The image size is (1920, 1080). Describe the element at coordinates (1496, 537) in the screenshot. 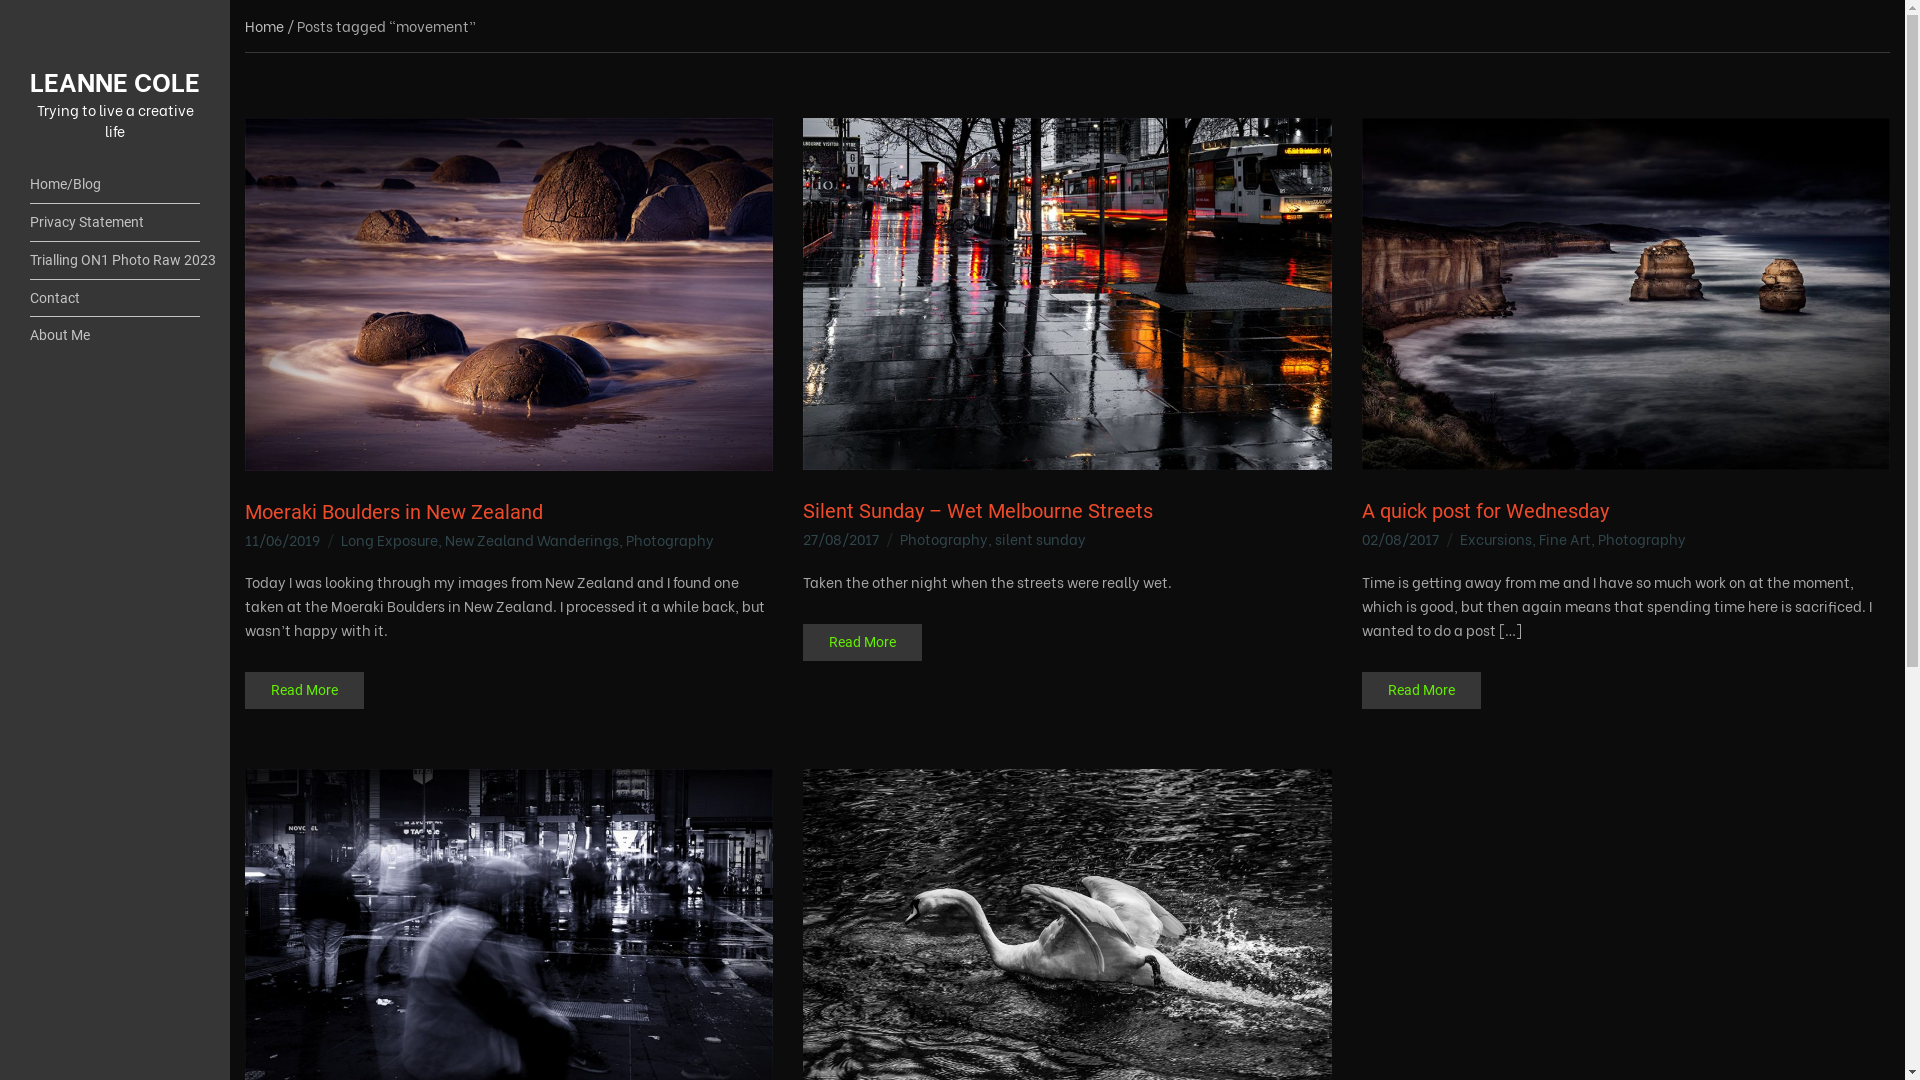

I see `'Excursions'` at that location.